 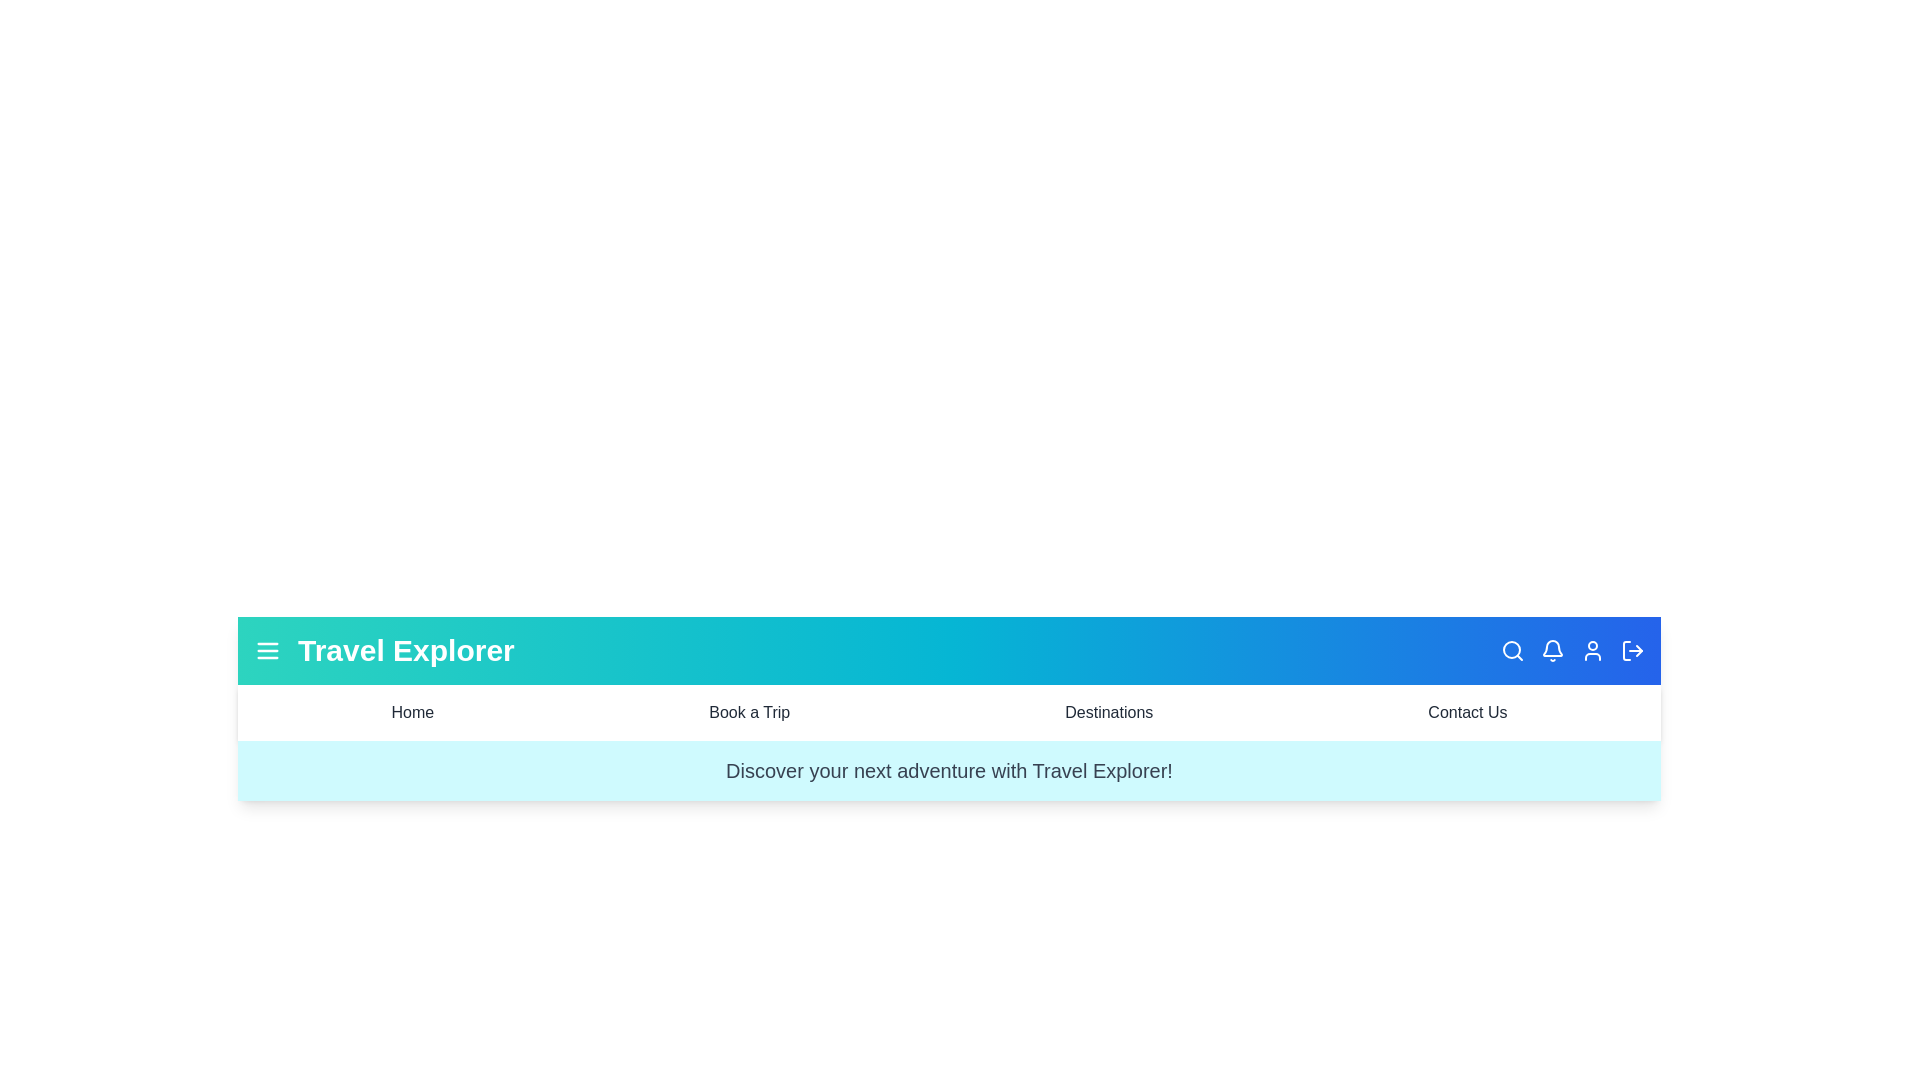 What do you see at coordinates (1632, 651) in the screenshot?
I see `the logout icon to initiate the logout process` at bounding box center [1632, 651].